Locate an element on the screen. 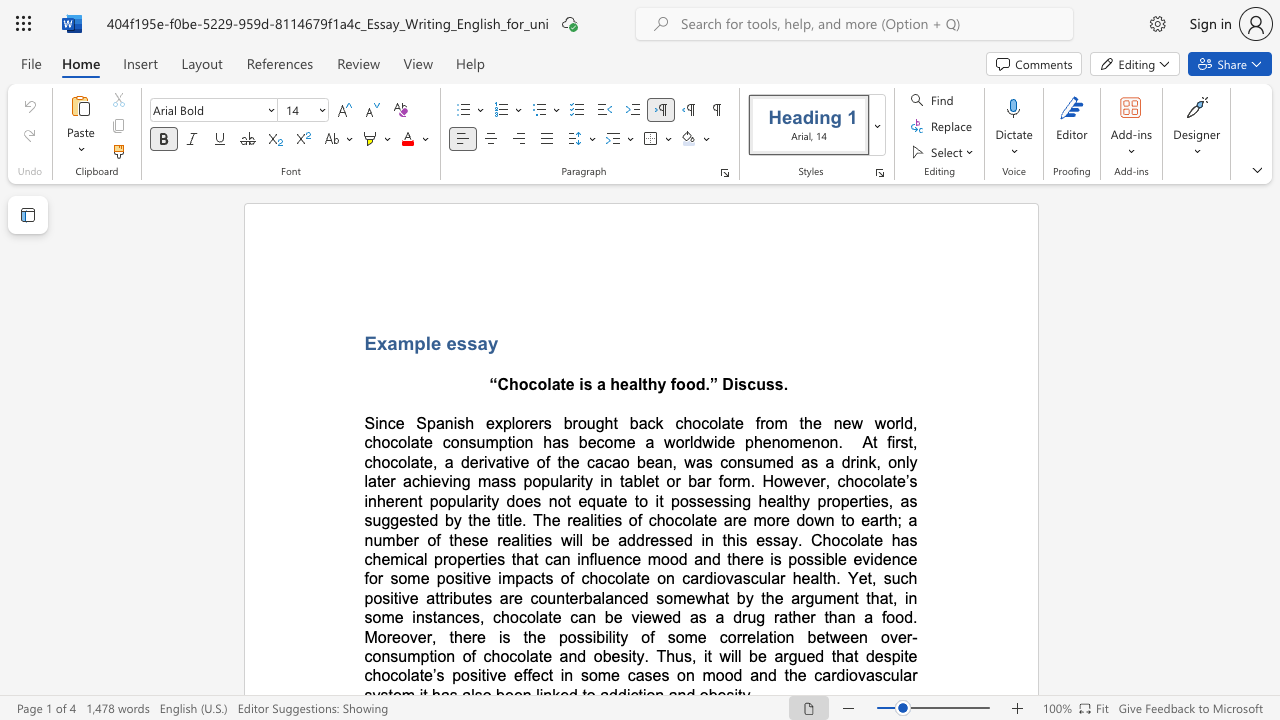 This screenshot has height=720, width=1280. the subset text "ing" within the text "possessing" is located at coordinates (728, 500).